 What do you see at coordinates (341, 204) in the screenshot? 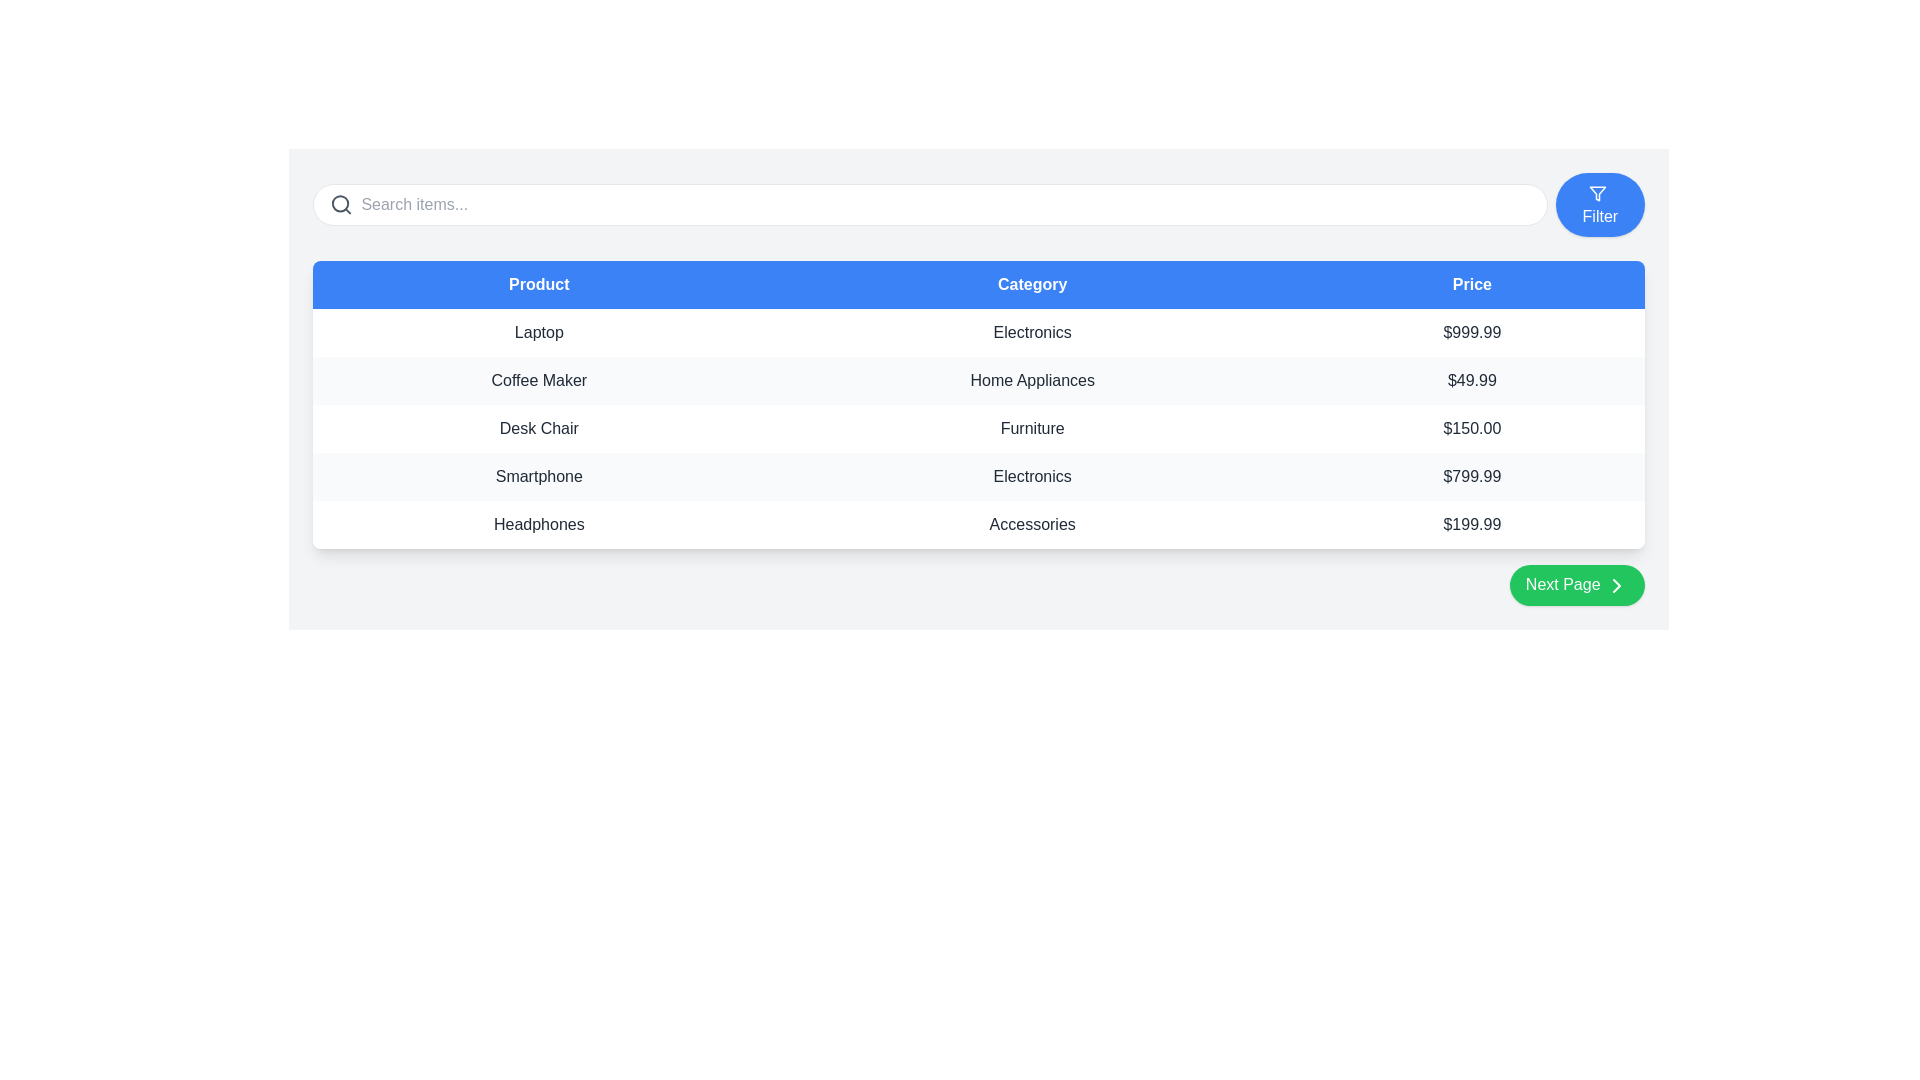
I see `the magnifying glass icon located at the leftmost side of the search bar, which represents a search action` at bounding box center [341, 204].